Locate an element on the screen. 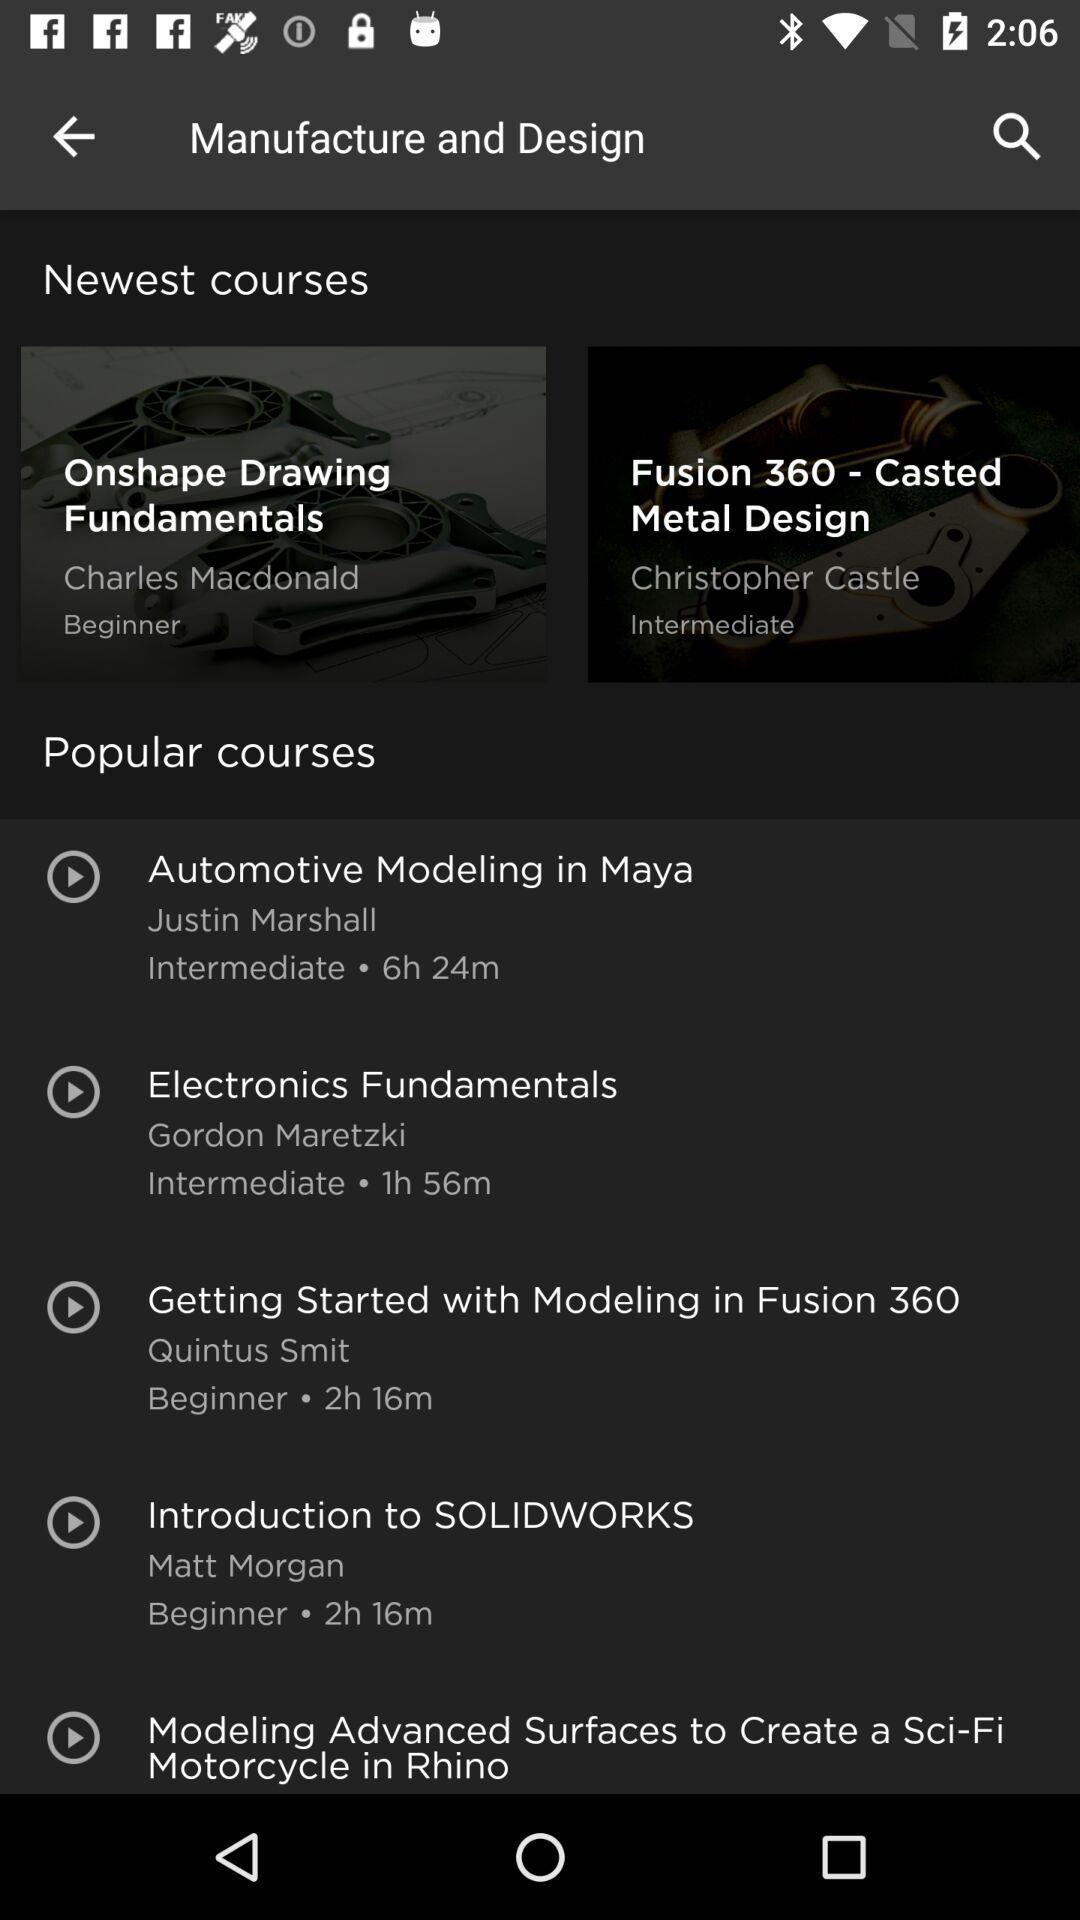 The image size is (1080, 1920). the app to the right of manufacture and design icon is located at coordinates (1017, 135).